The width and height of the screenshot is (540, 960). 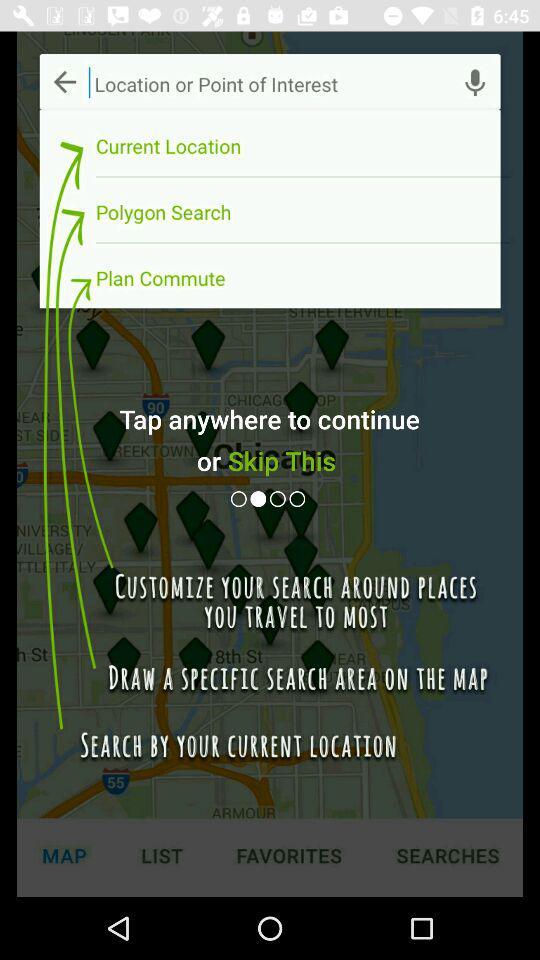 What do you see at coordinates (260, 498) in the screenshot?
I see `next button` at bounding box center [260, 498].